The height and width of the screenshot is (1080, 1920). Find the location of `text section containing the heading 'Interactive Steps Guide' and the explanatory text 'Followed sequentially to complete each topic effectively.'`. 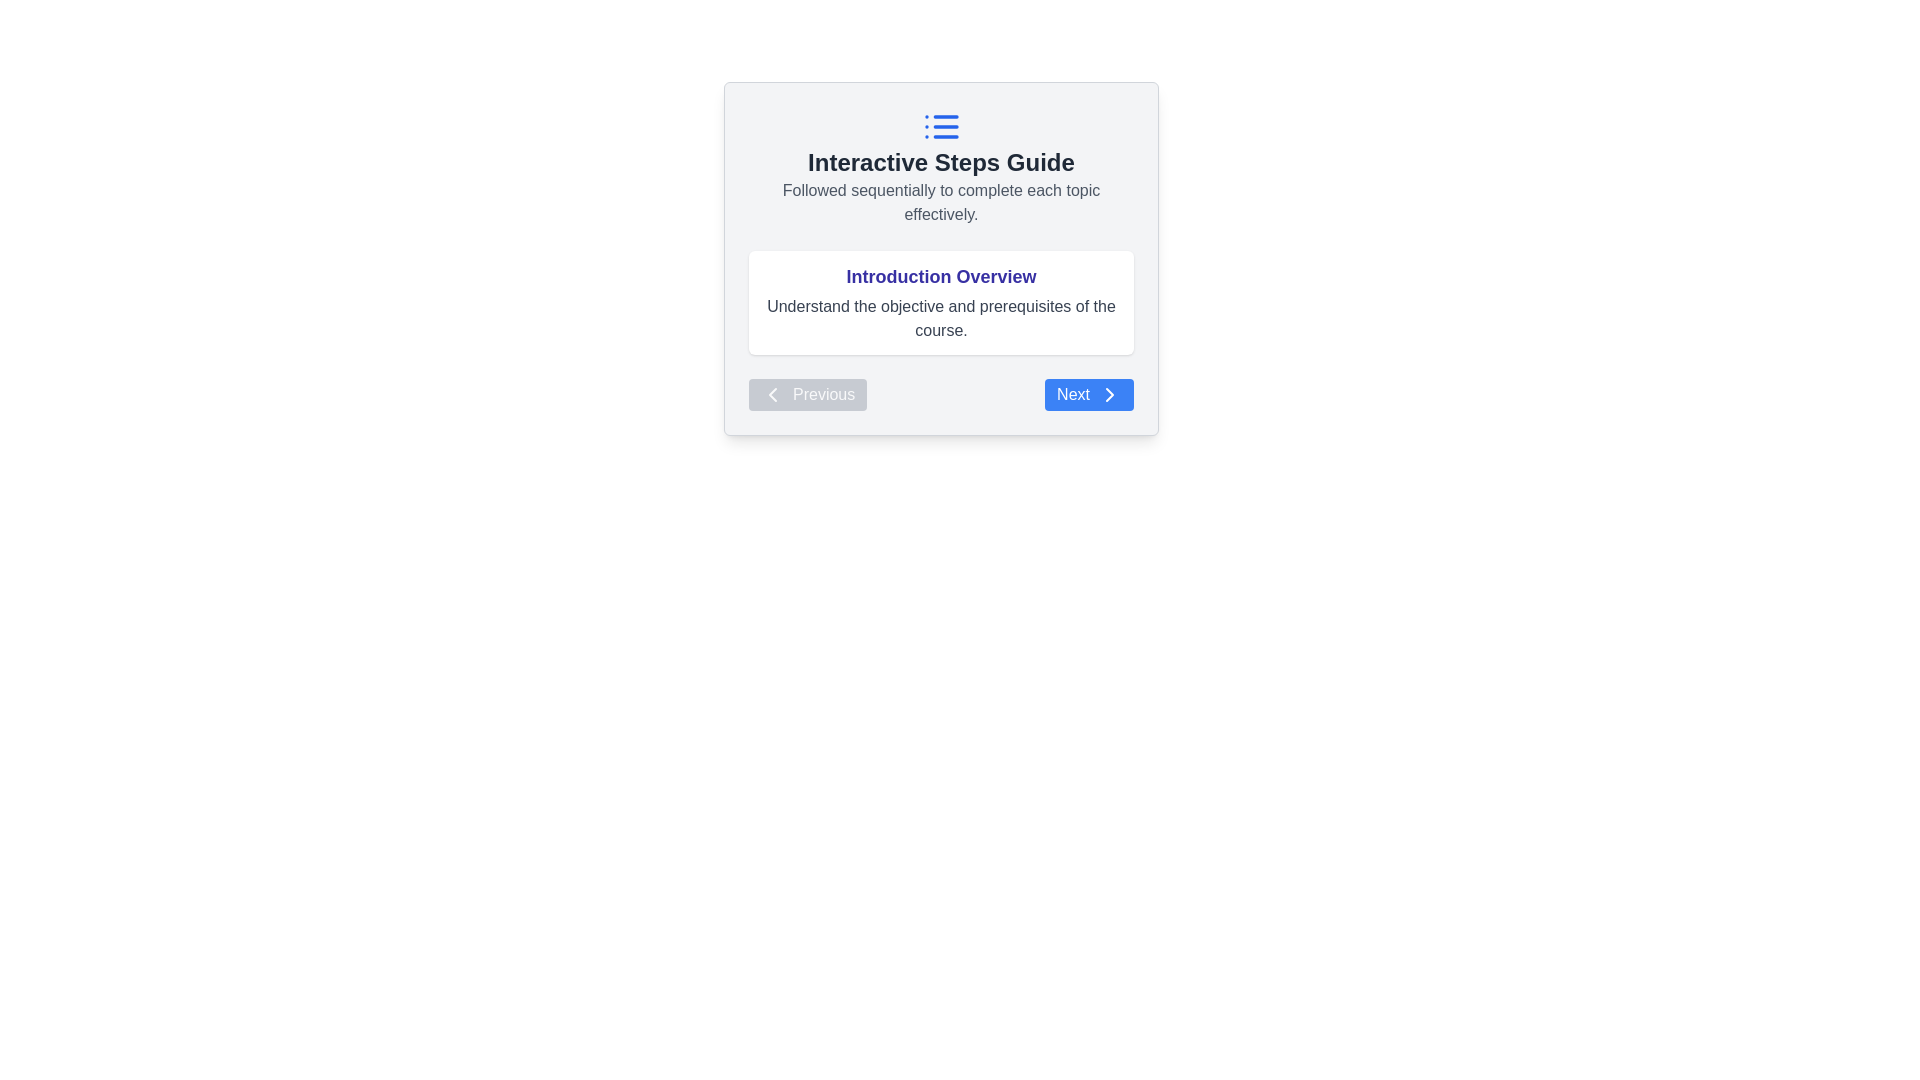

text section containing the heading 'Interactive Steps Guide' and the explanatory text 'Followed sequentially to complete each topic effectively.' is located at coordinates (940, 165).